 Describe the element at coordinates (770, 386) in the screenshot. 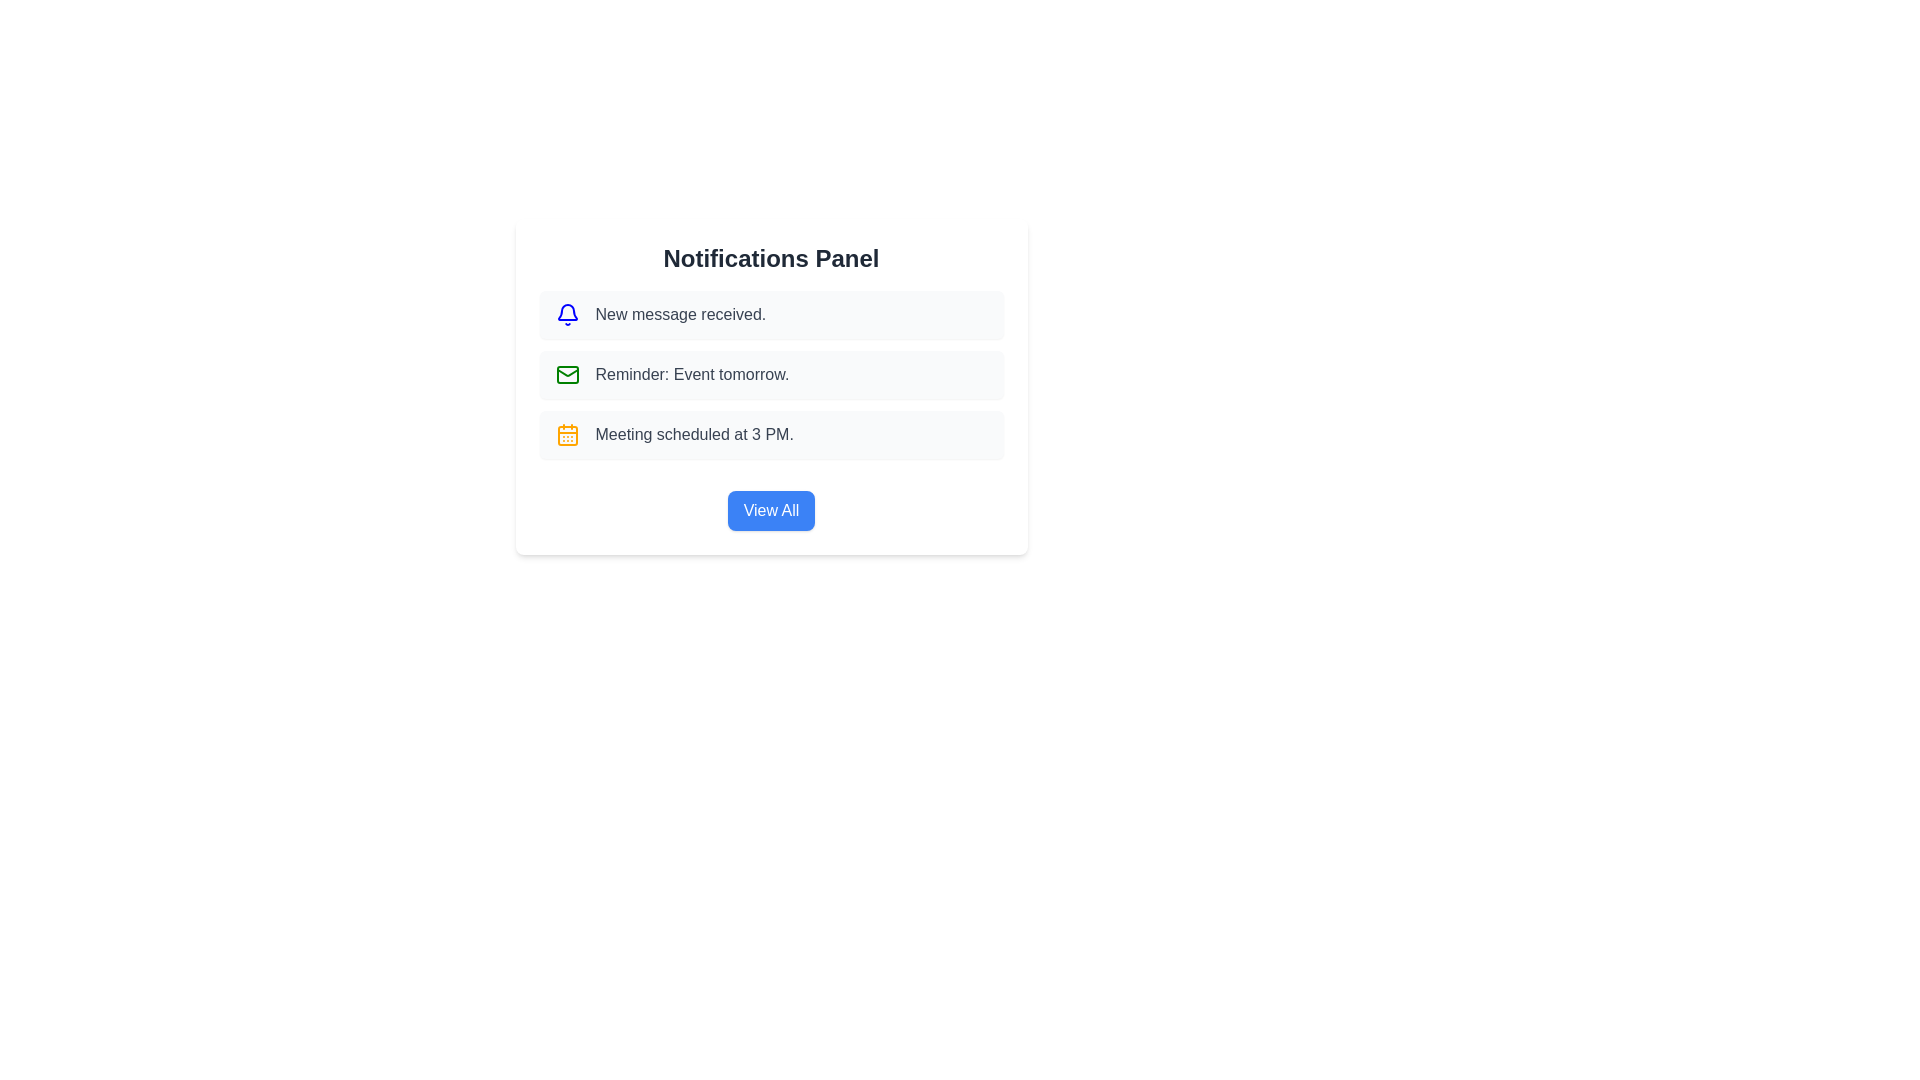

I see `the second notification item in the 'Notifications Panel'` at that location.